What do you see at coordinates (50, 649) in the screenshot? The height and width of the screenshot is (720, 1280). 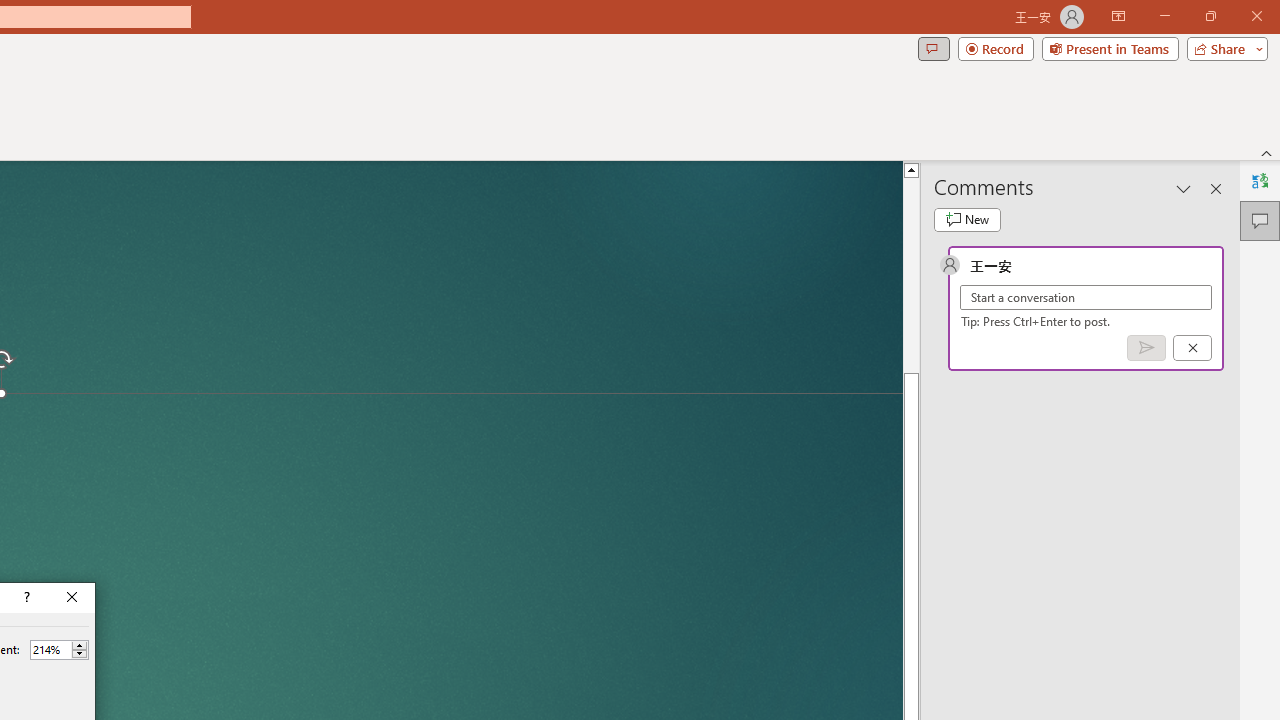 I see `'Percent'` at bounding box center [50, 649].